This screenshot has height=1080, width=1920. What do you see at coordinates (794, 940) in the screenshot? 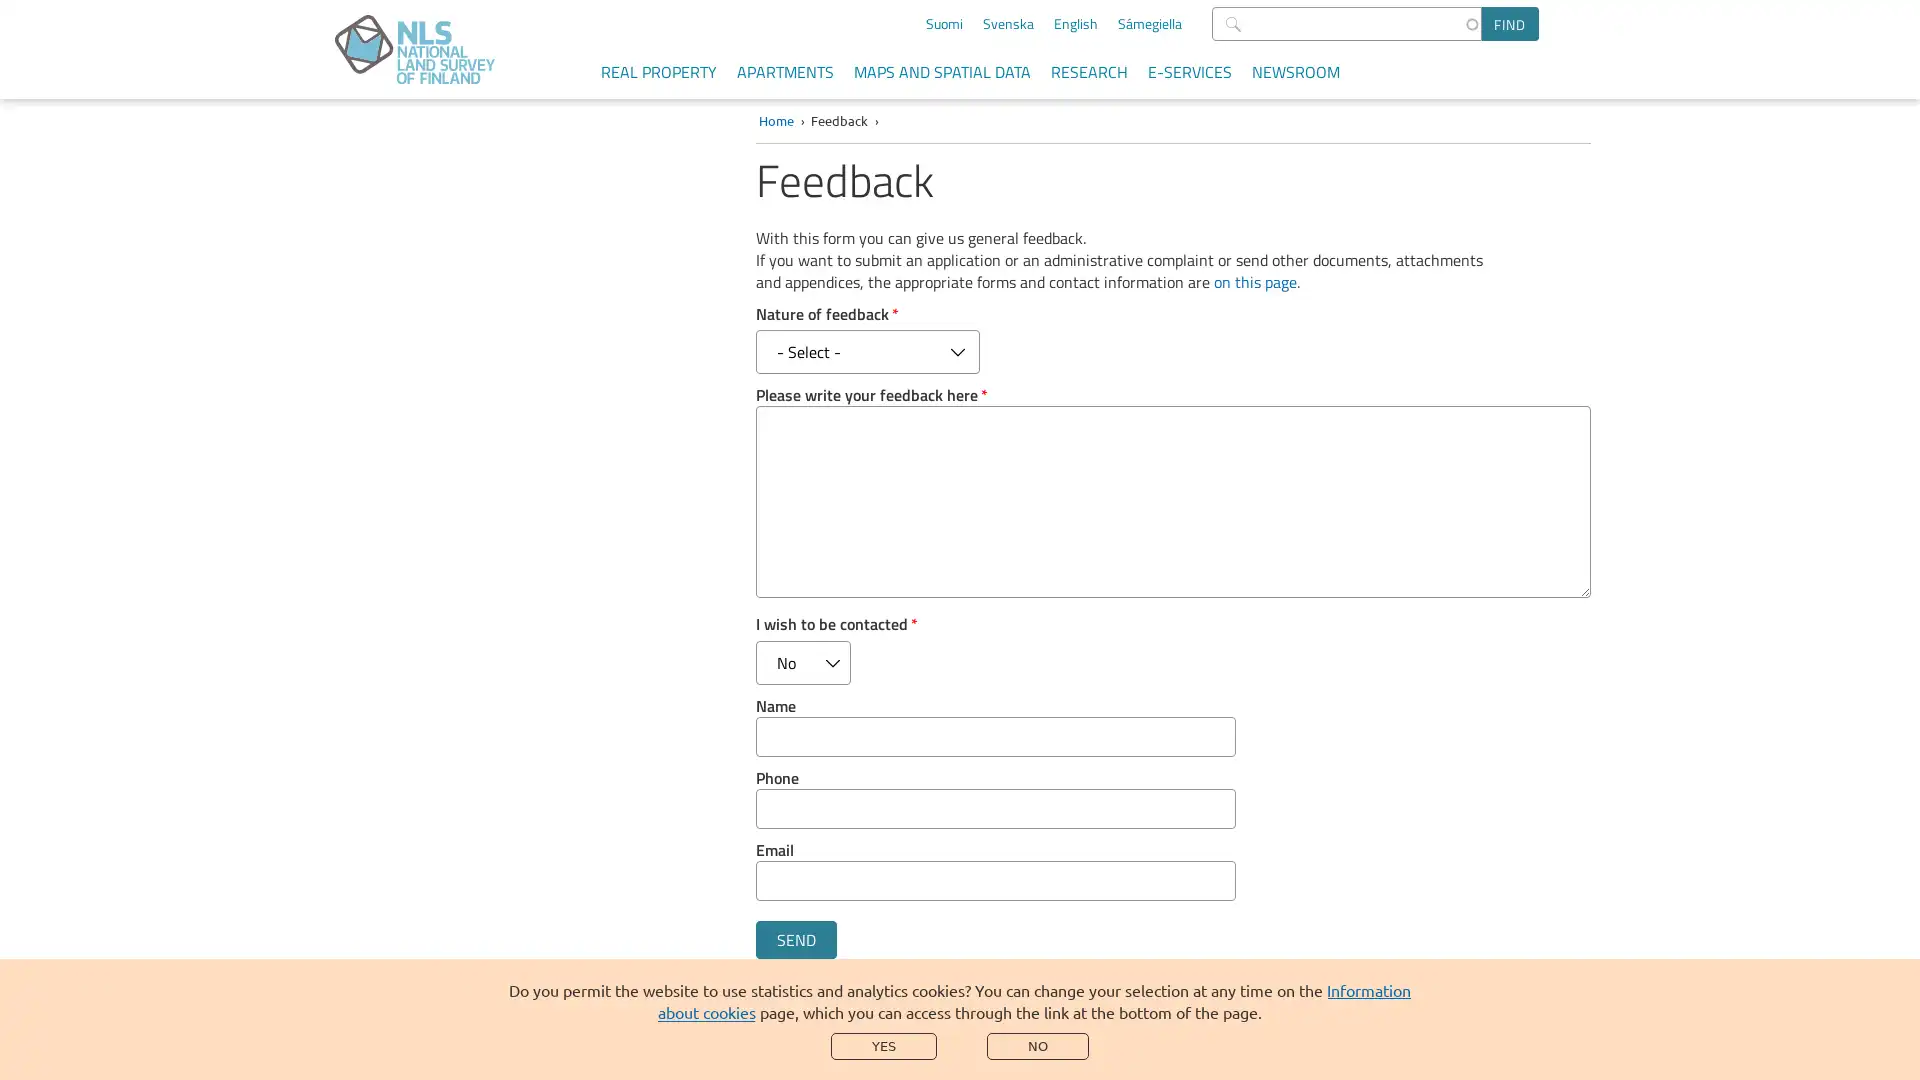
I see `Send` at bounding box center [794, 940].